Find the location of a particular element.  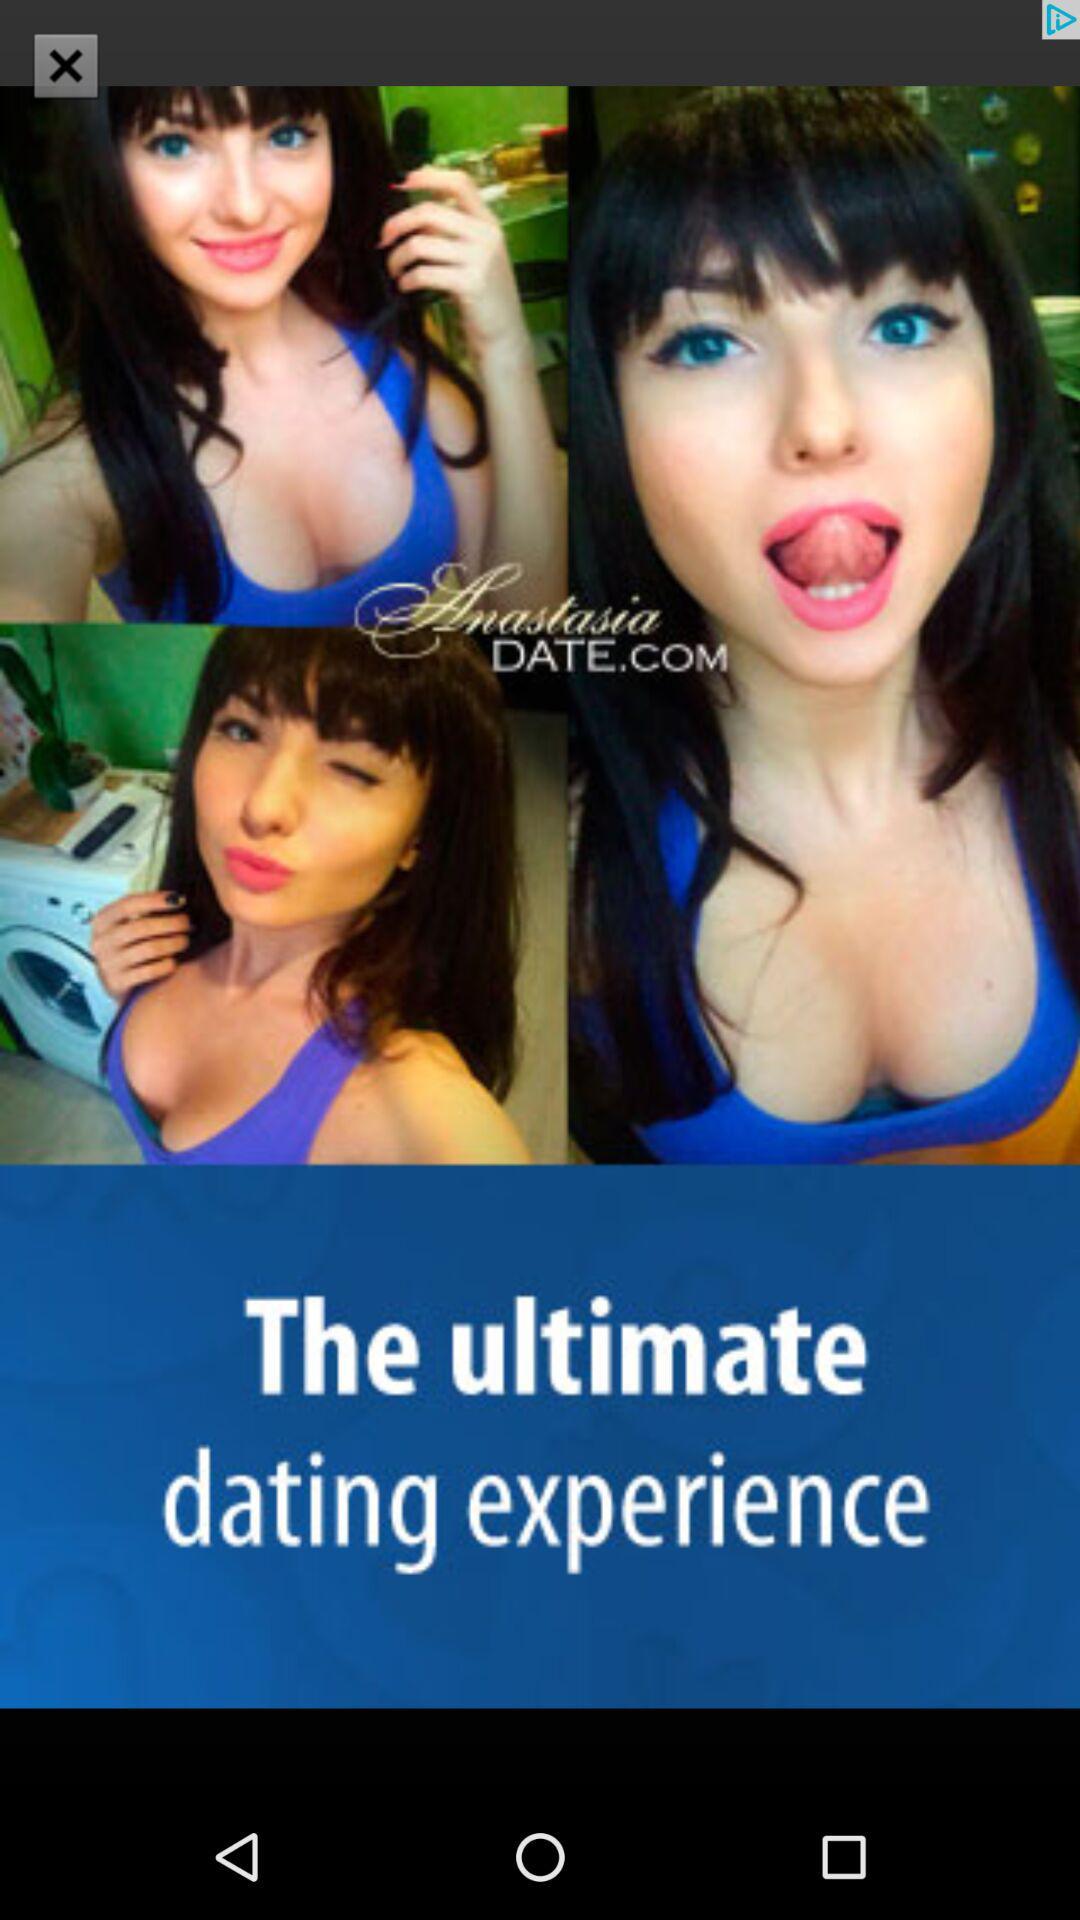

the close icon is located at coordinates (64, 70).